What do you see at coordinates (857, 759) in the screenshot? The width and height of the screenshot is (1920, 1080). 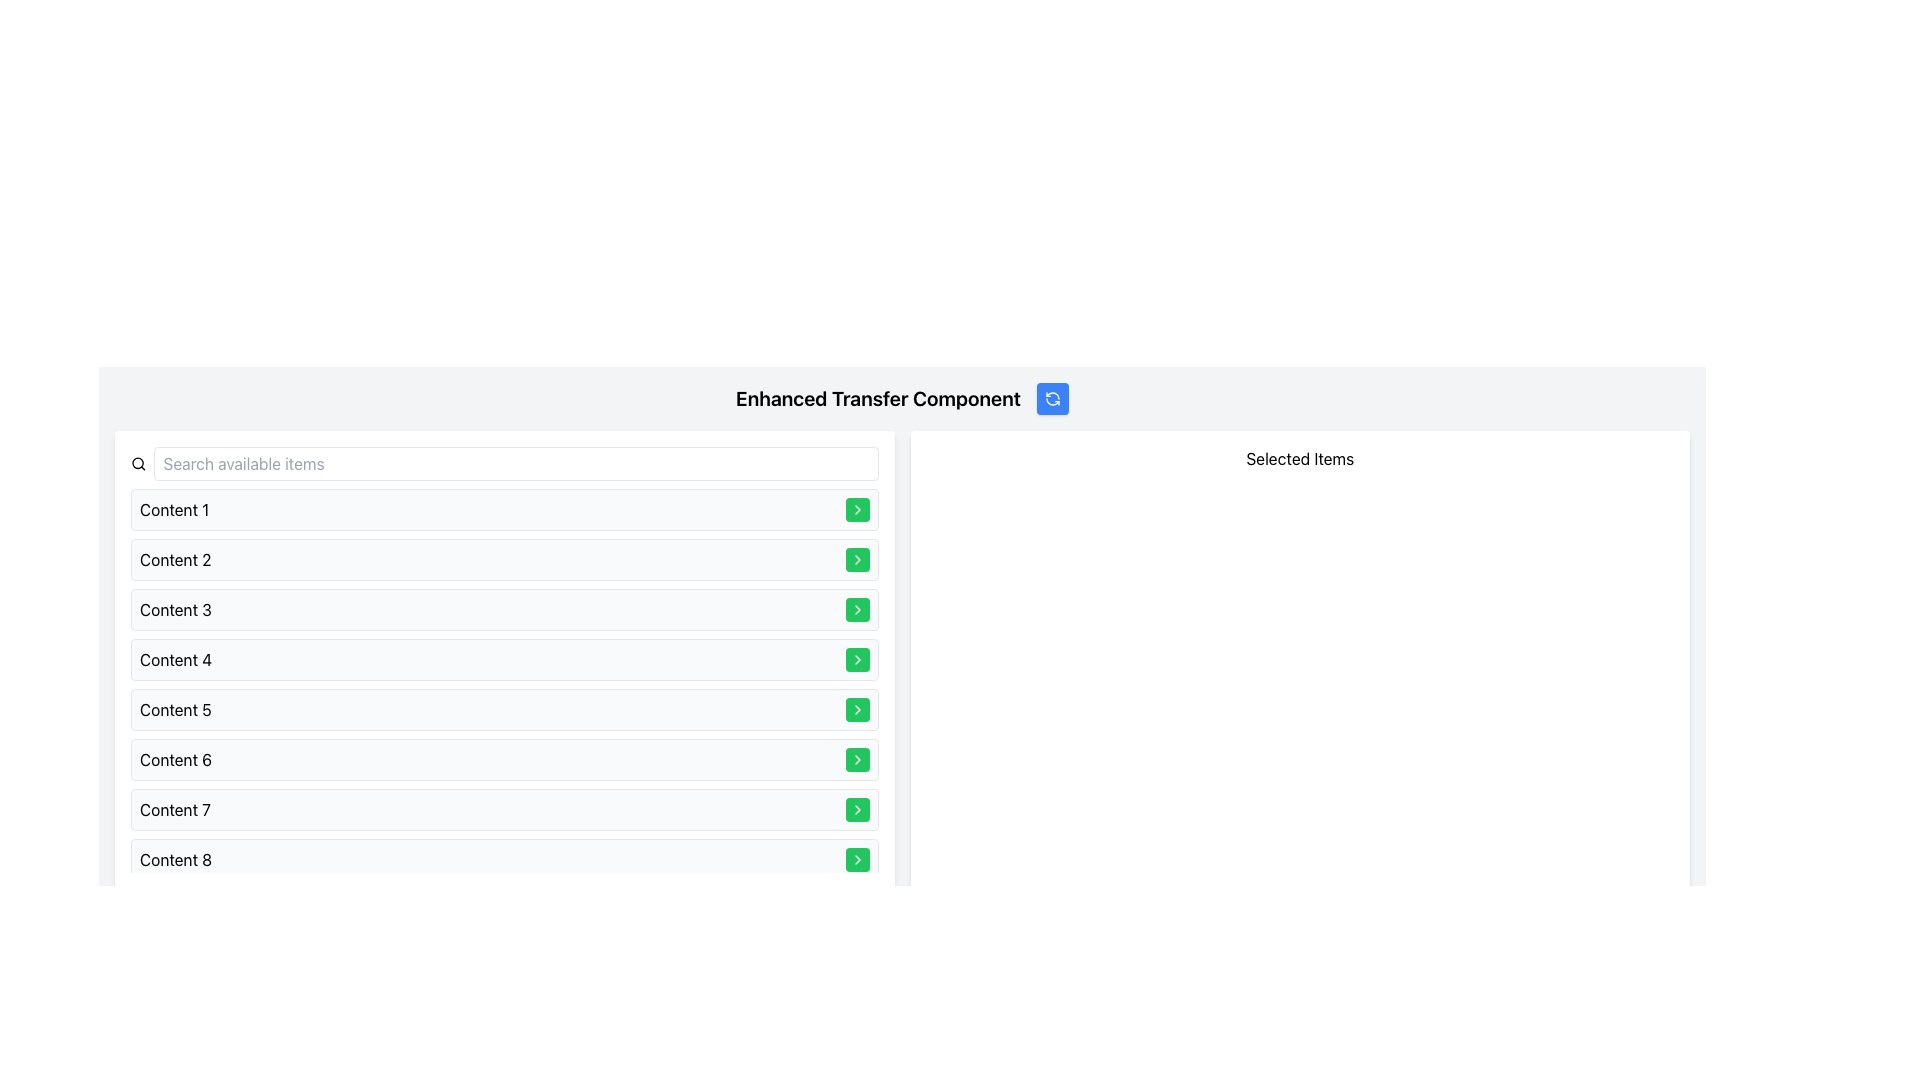 I see `the button located at the far-right of the 'Content 6' row` at bounding box center [857, 759].